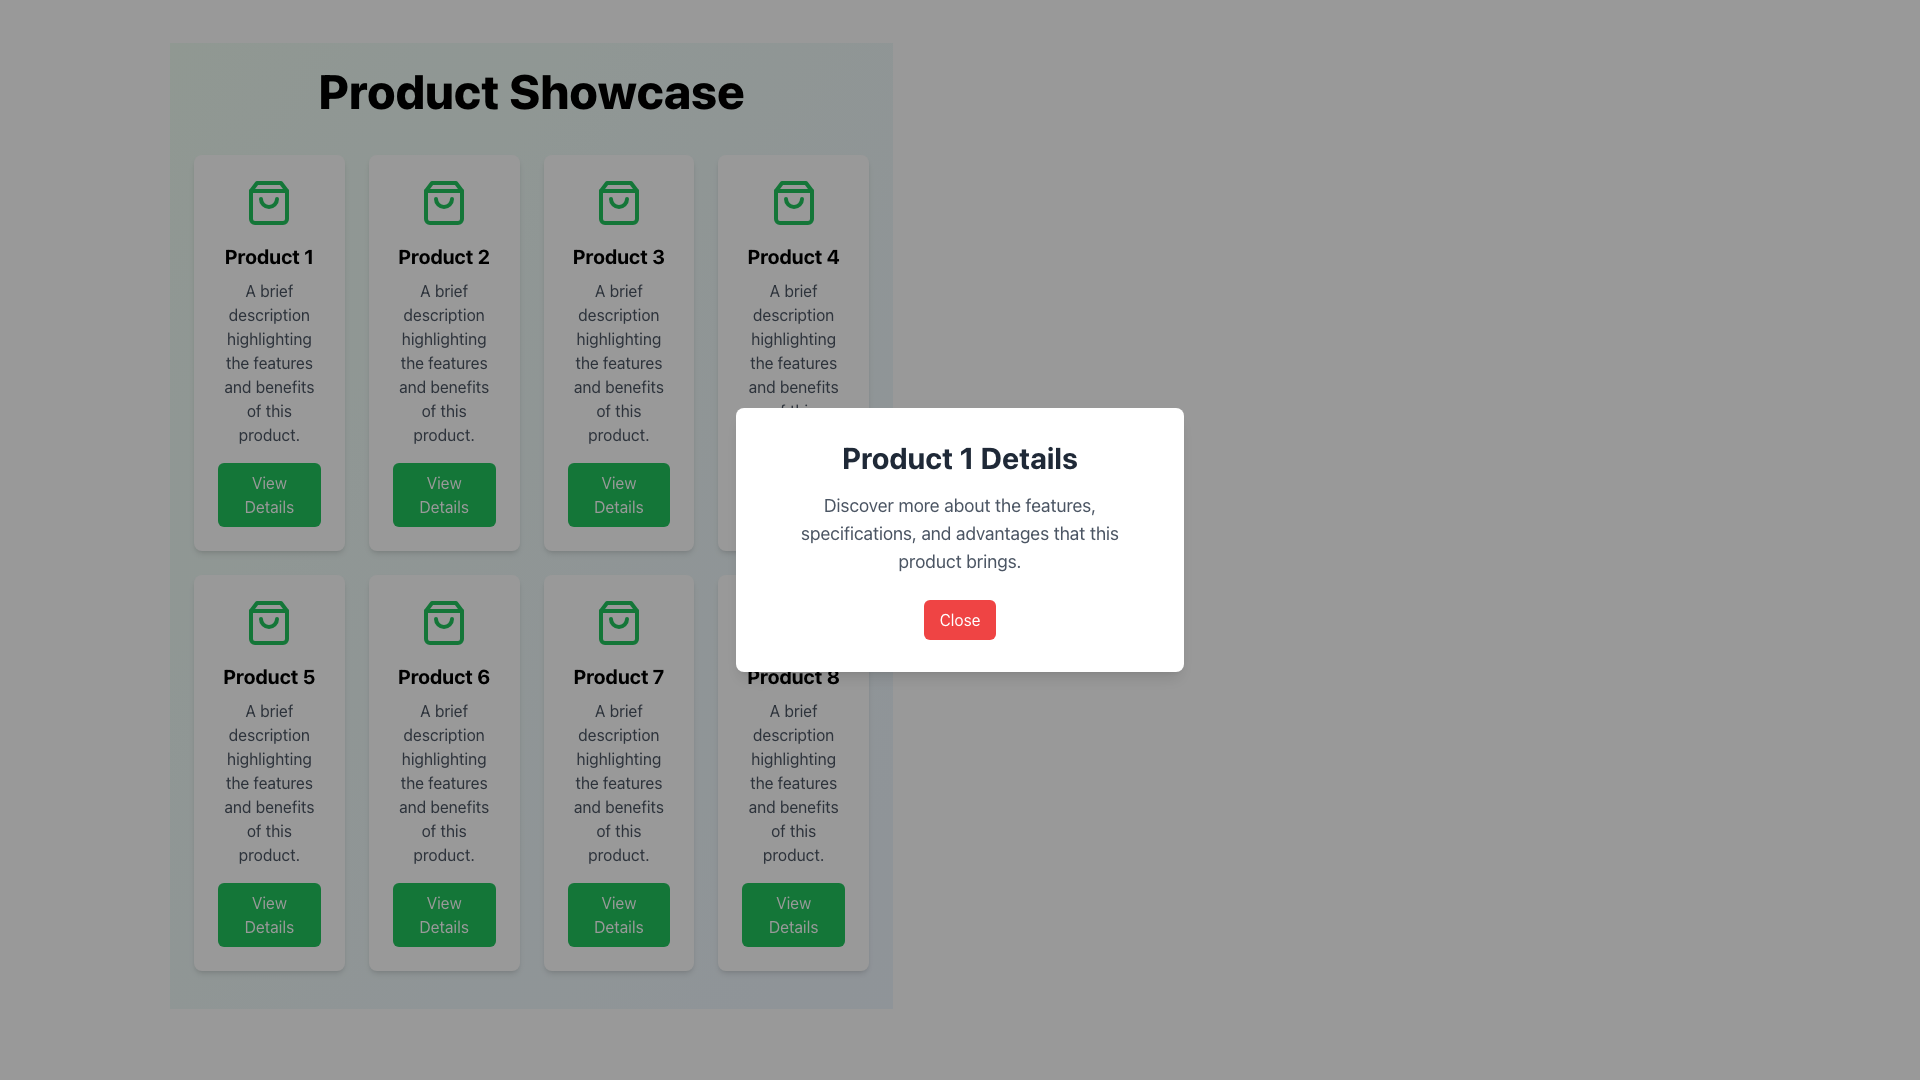 This screenshot has height=1080, width=1920. I want to click on title text of the product displayed in the card located in the last column of the second row of the grid layout, which is styled as a heading or title, so click(792, 676).